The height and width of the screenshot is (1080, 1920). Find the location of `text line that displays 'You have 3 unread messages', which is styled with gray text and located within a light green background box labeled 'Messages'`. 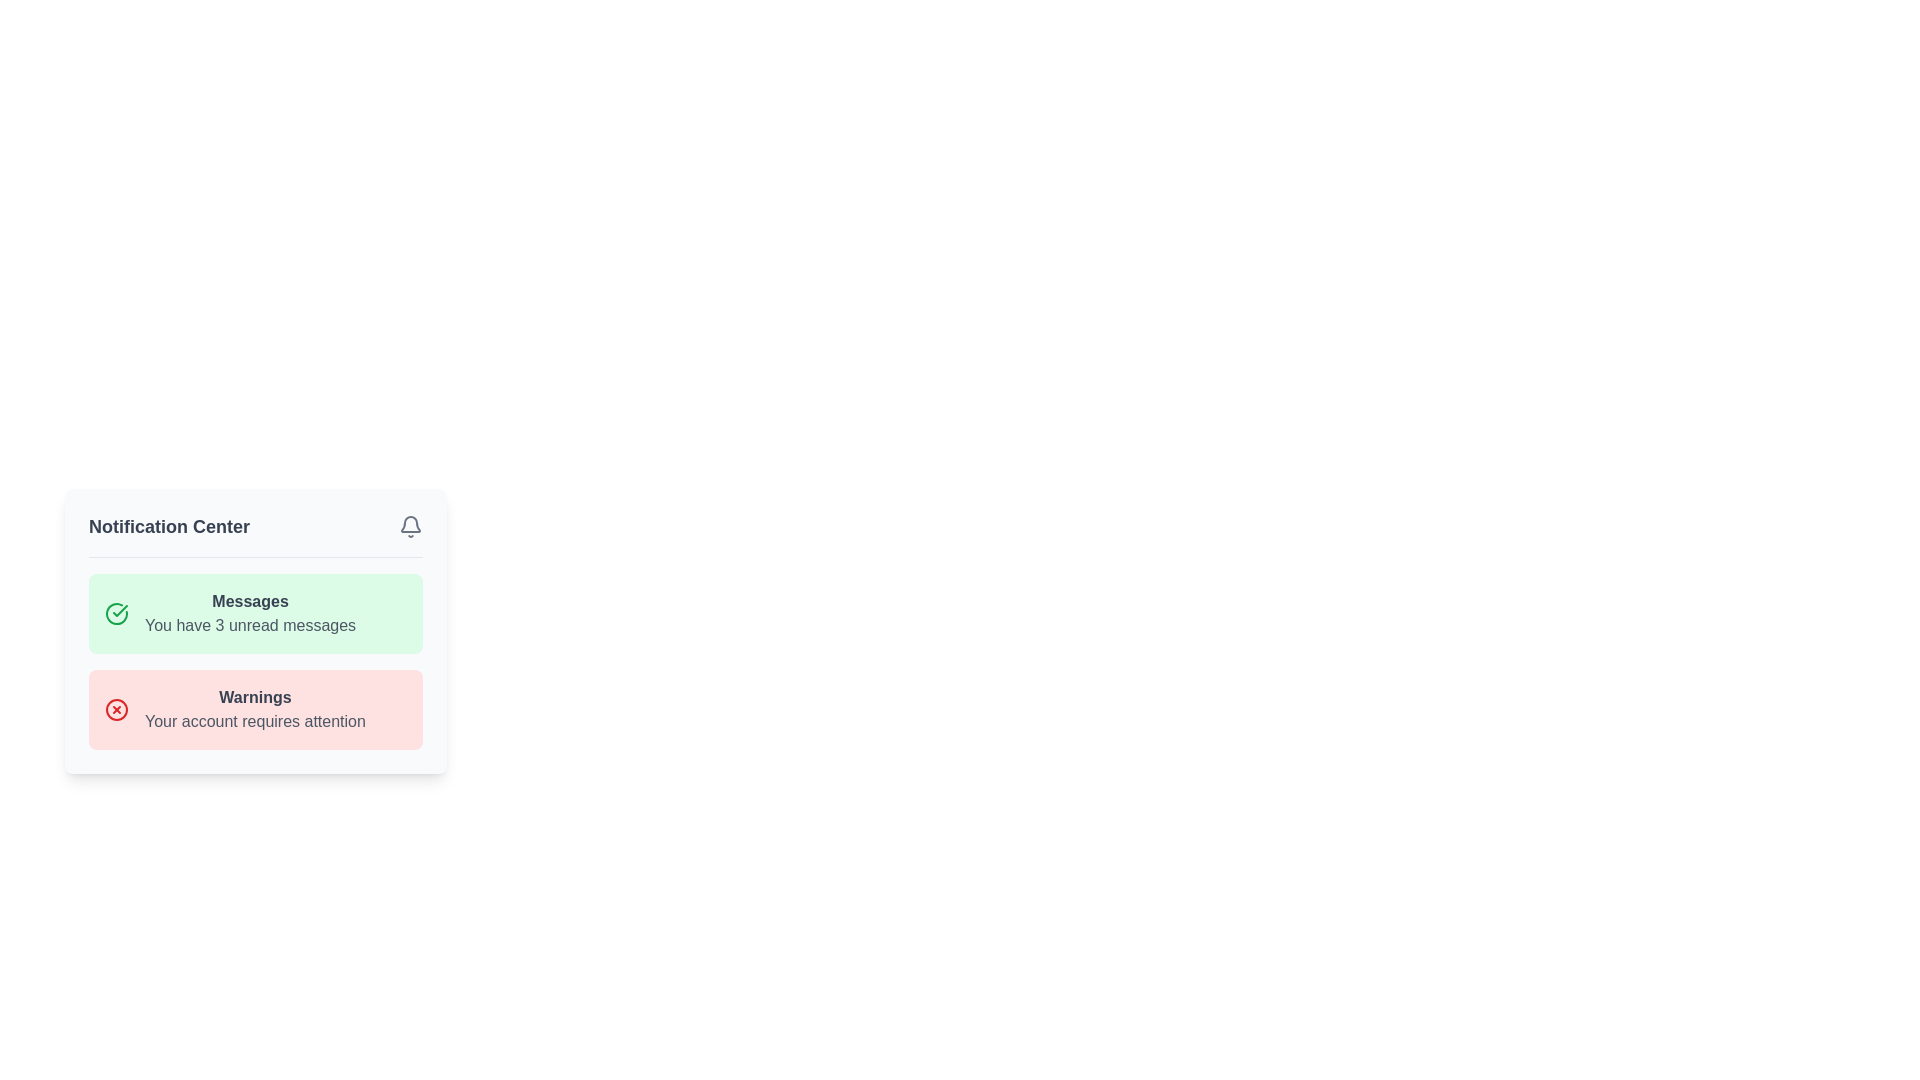

text line that displays 'You have 3 unread messages', which is styled with gray text and located within a light green background box labeled 'Messages' is located at coordinates (249, 624).